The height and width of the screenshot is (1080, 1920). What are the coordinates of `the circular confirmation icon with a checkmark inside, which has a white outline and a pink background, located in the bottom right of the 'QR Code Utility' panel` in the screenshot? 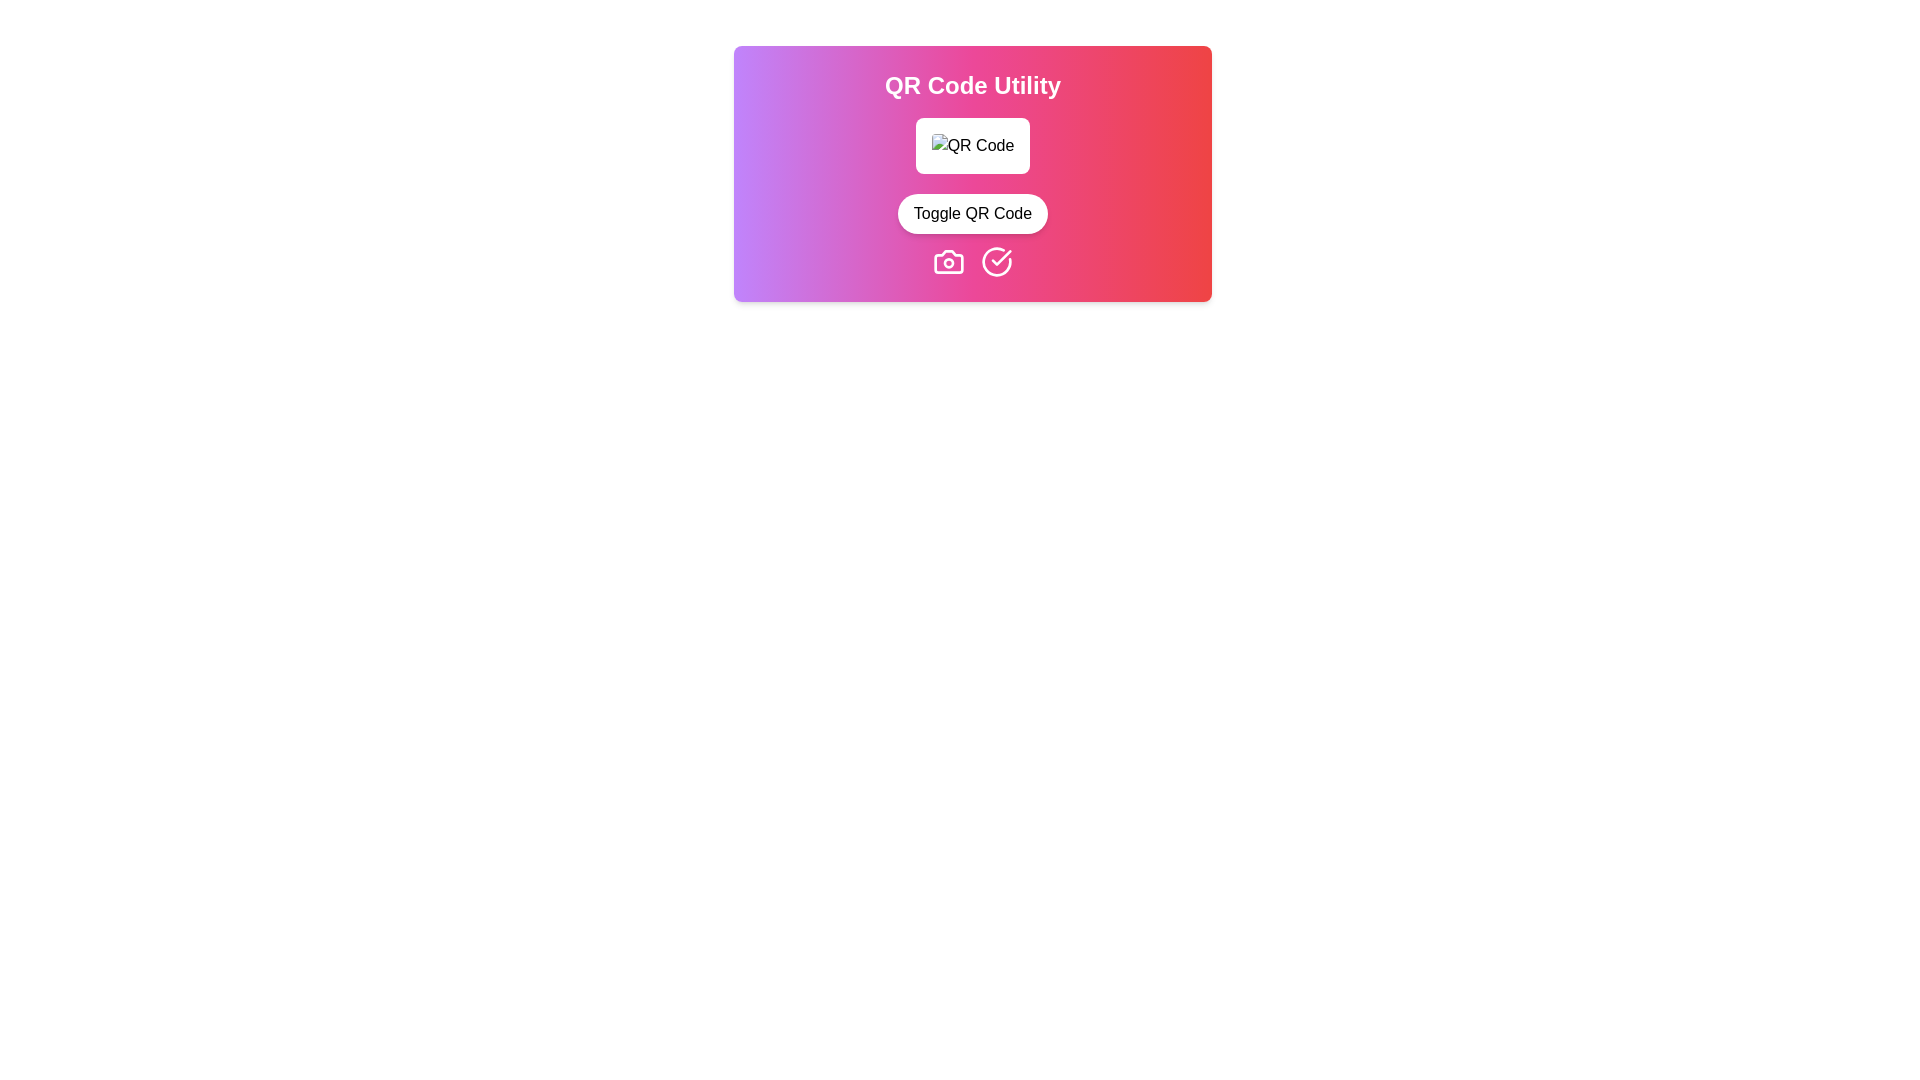 It's located at (997, 261).